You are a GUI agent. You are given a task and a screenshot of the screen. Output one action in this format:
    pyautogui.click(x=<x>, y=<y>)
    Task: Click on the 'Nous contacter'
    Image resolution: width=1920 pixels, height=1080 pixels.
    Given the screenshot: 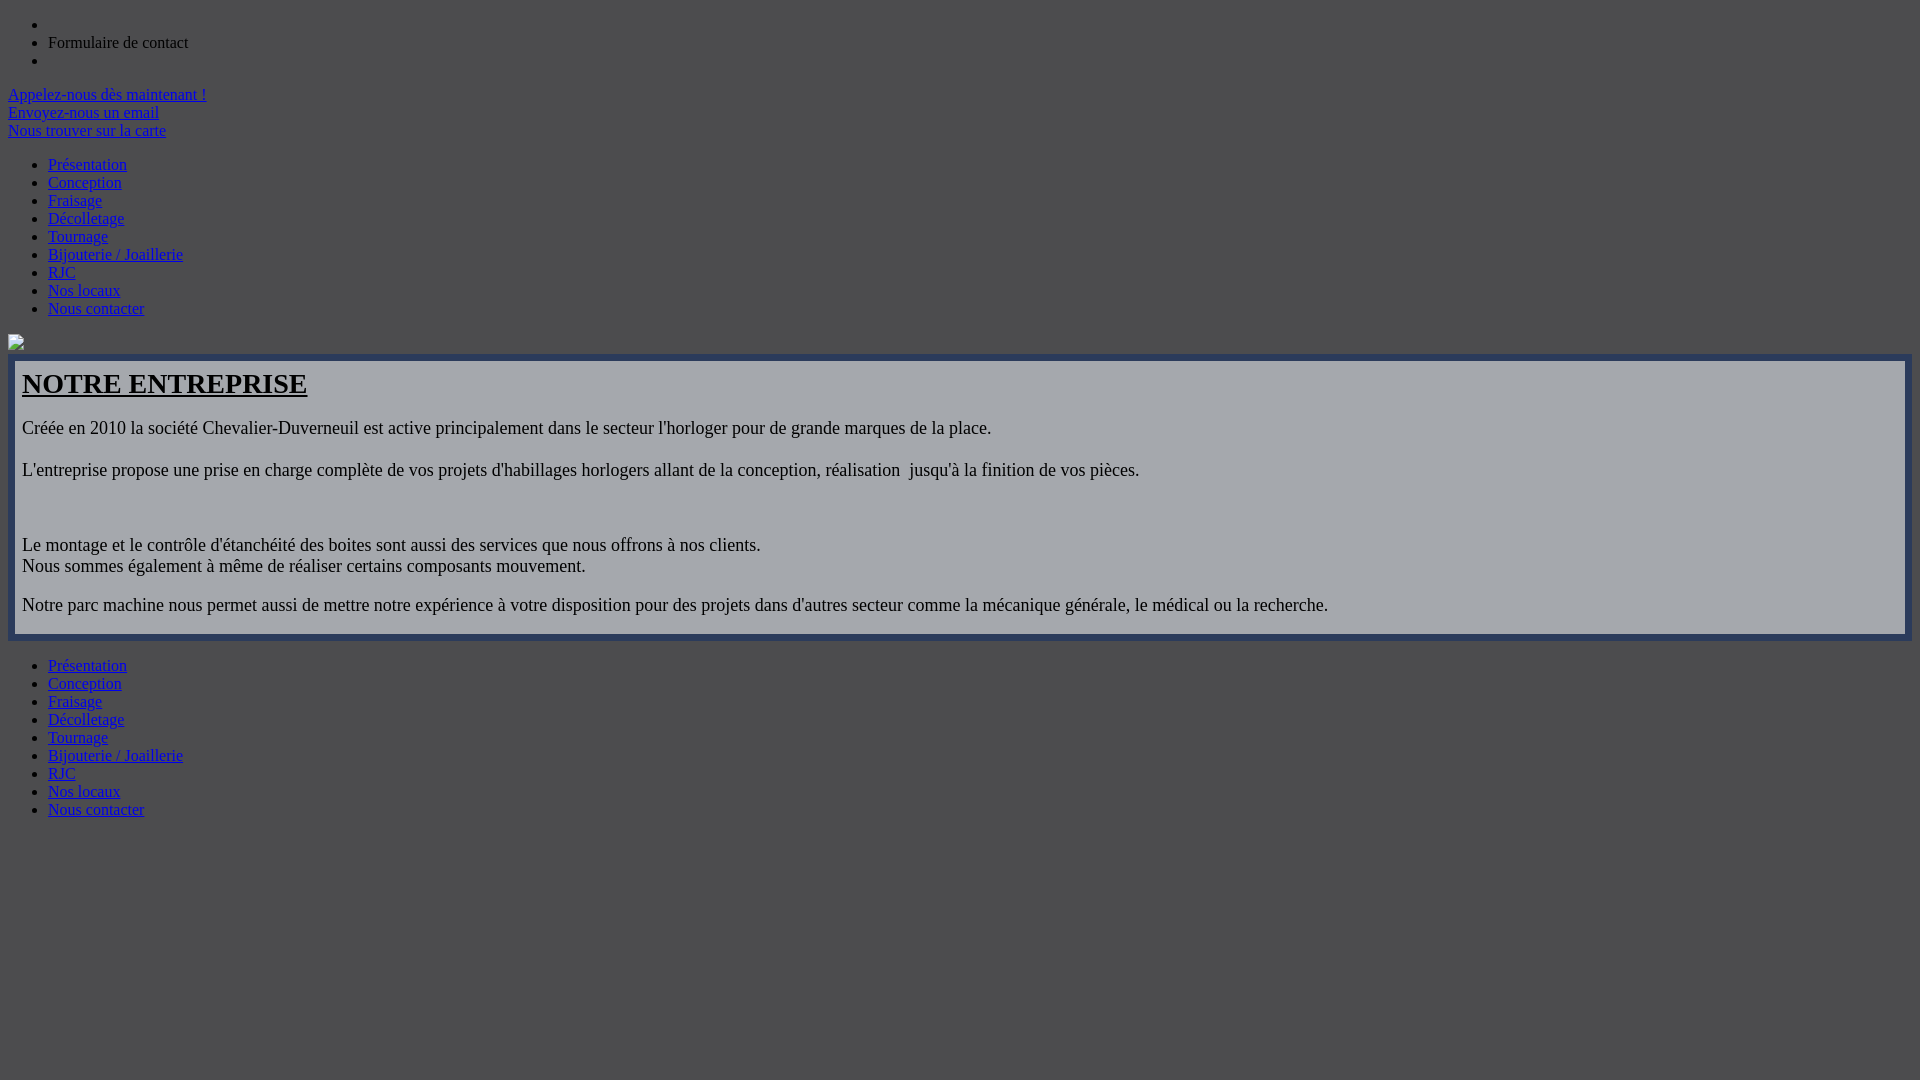 What is the action you would take?
    pyautogui.click(x=95, y=308)
    